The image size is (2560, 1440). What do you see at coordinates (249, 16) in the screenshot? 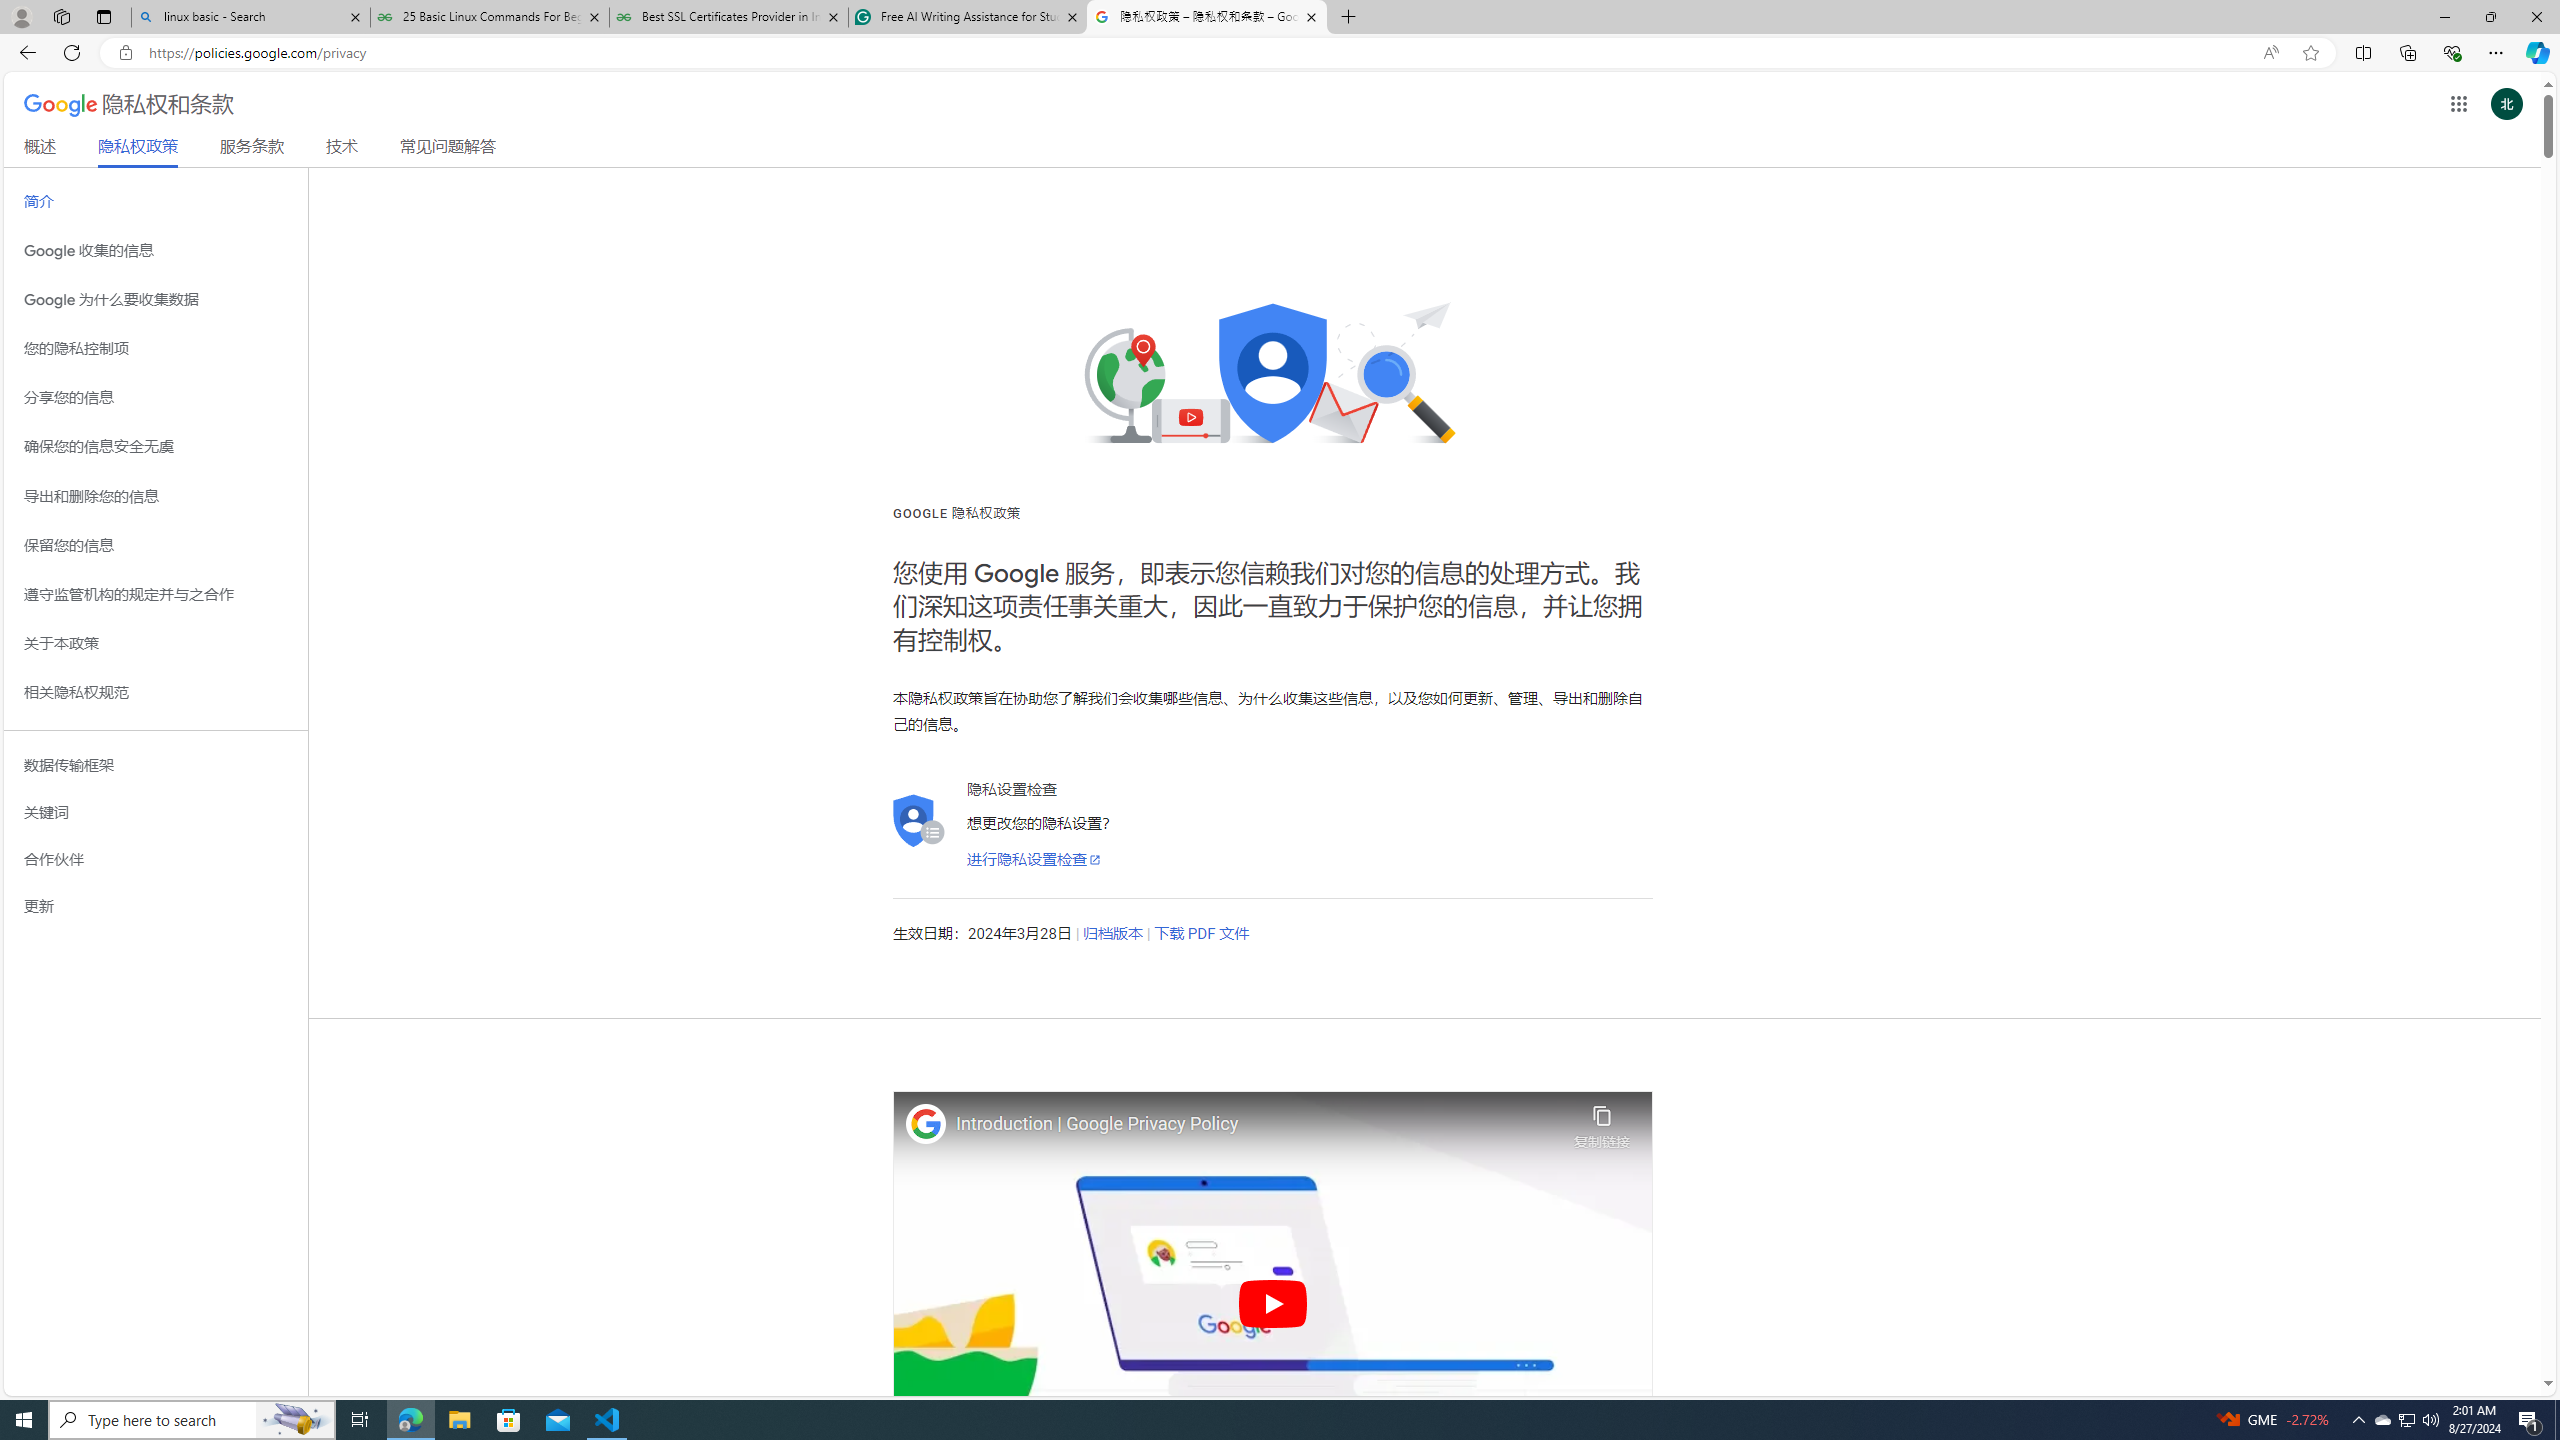
I see `'linux basic - Search'` at bounding box center [249, 16].